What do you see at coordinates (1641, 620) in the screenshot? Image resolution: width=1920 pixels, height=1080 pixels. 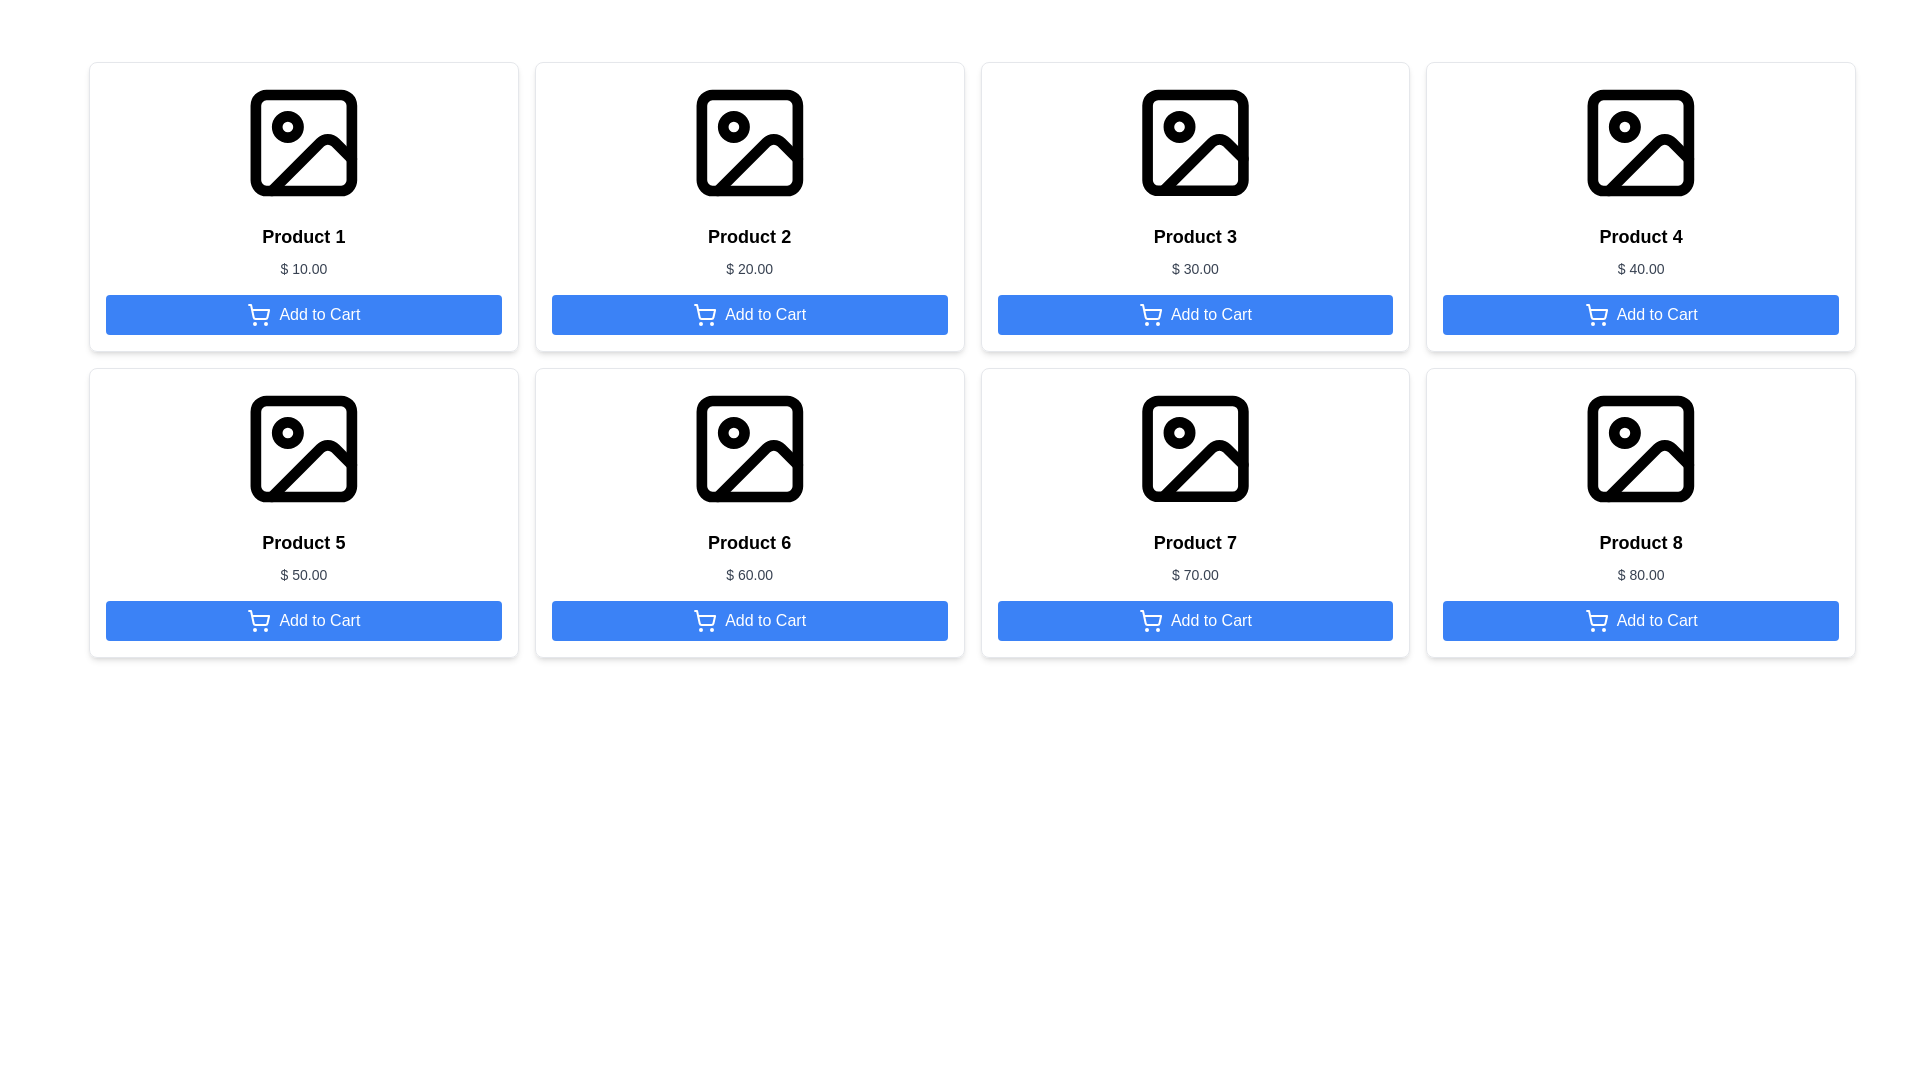 I see `the 'Add to Cart' button with a blue background and white text located at the bottom of the 'Product 8' card to change its background color` at bounding box center [1641, 620].